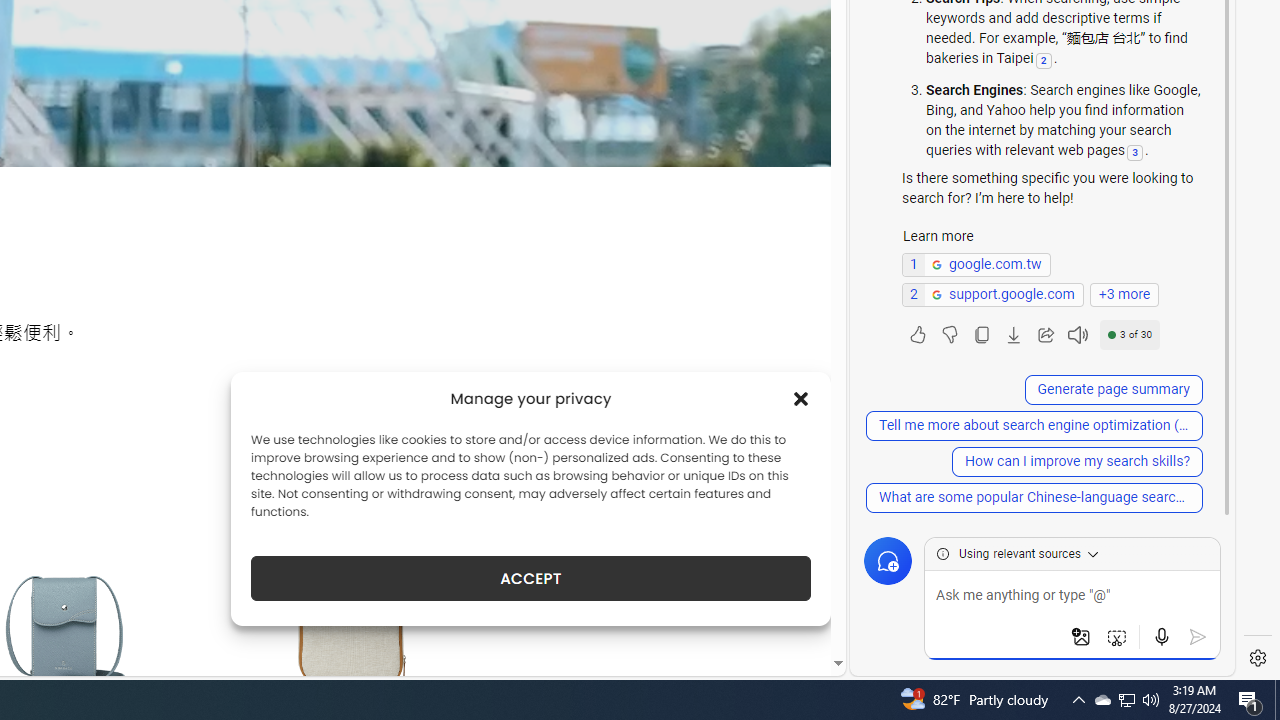 This screenshot has height=720, width=1280. Describe the element at coordinates (531, 578) in the screenshot. I see `'ACCEPT'` at that location.